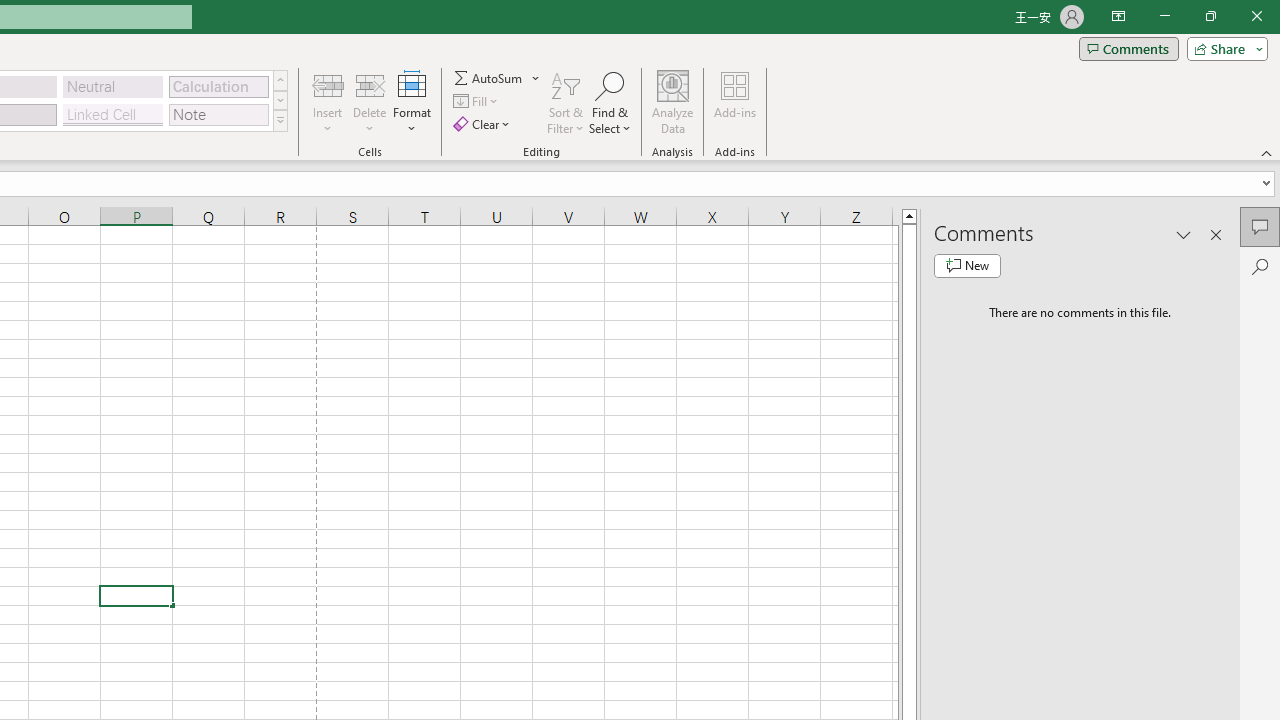 This screenshot has height=720, width=1280. Describe the element at coordinates (279, 100) in the screenshot. I see `'Row Down'` at that location.